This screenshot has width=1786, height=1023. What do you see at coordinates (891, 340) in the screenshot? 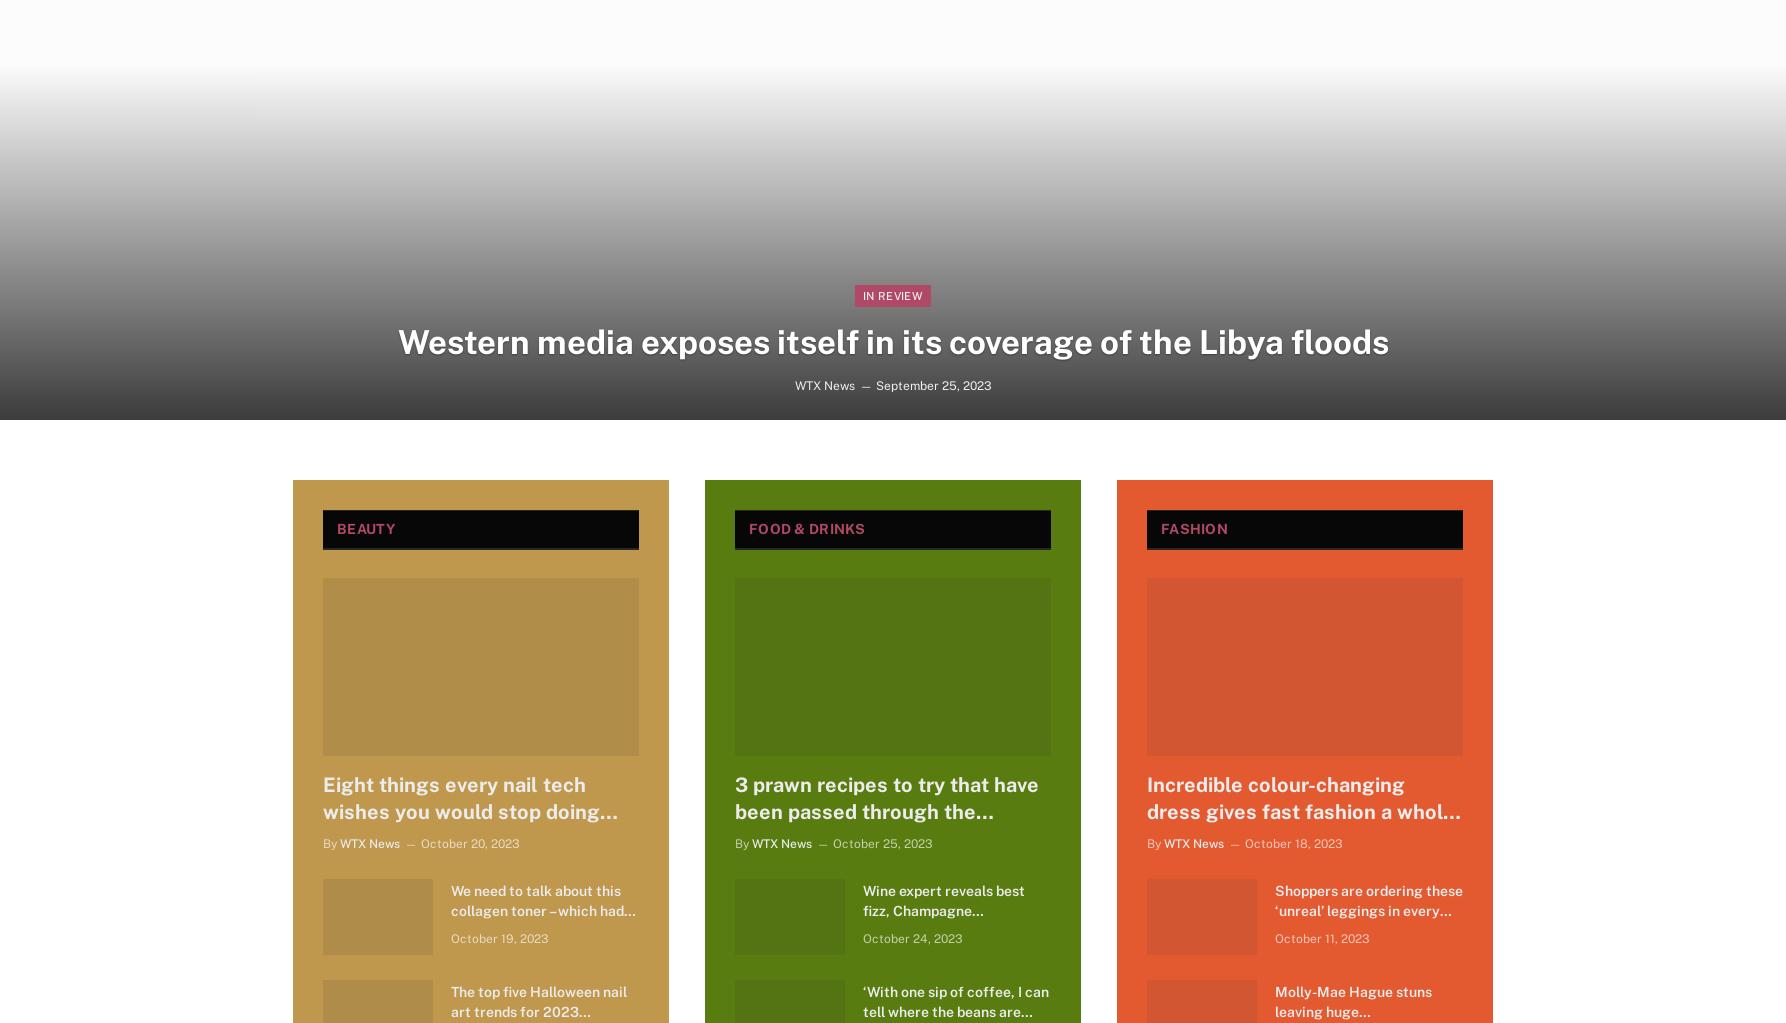
I see `'Western media exposes itself in its coverage of the Libya floods'` at bounding box center [891, 340].